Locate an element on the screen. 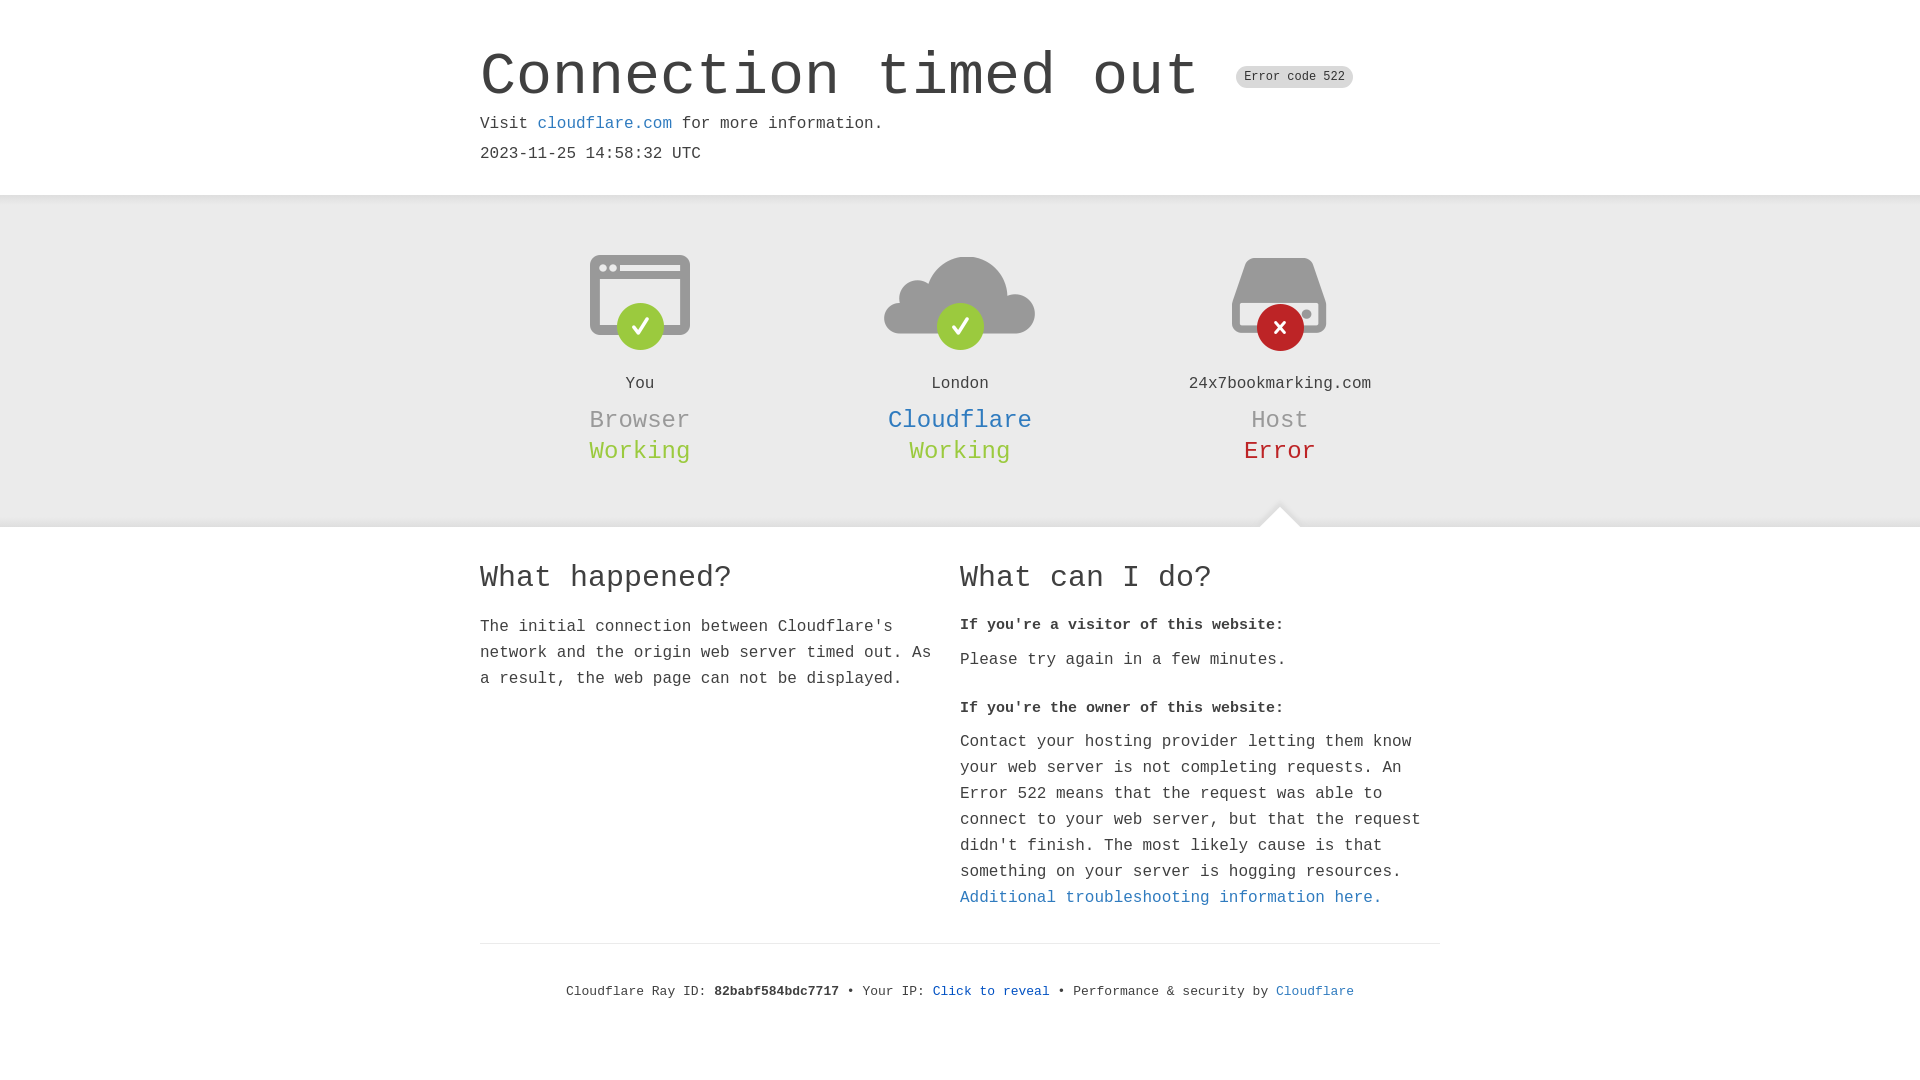 This screenshot has height=1080, width=1920. 'Cloudflare' is located at coordinates (960, 419).